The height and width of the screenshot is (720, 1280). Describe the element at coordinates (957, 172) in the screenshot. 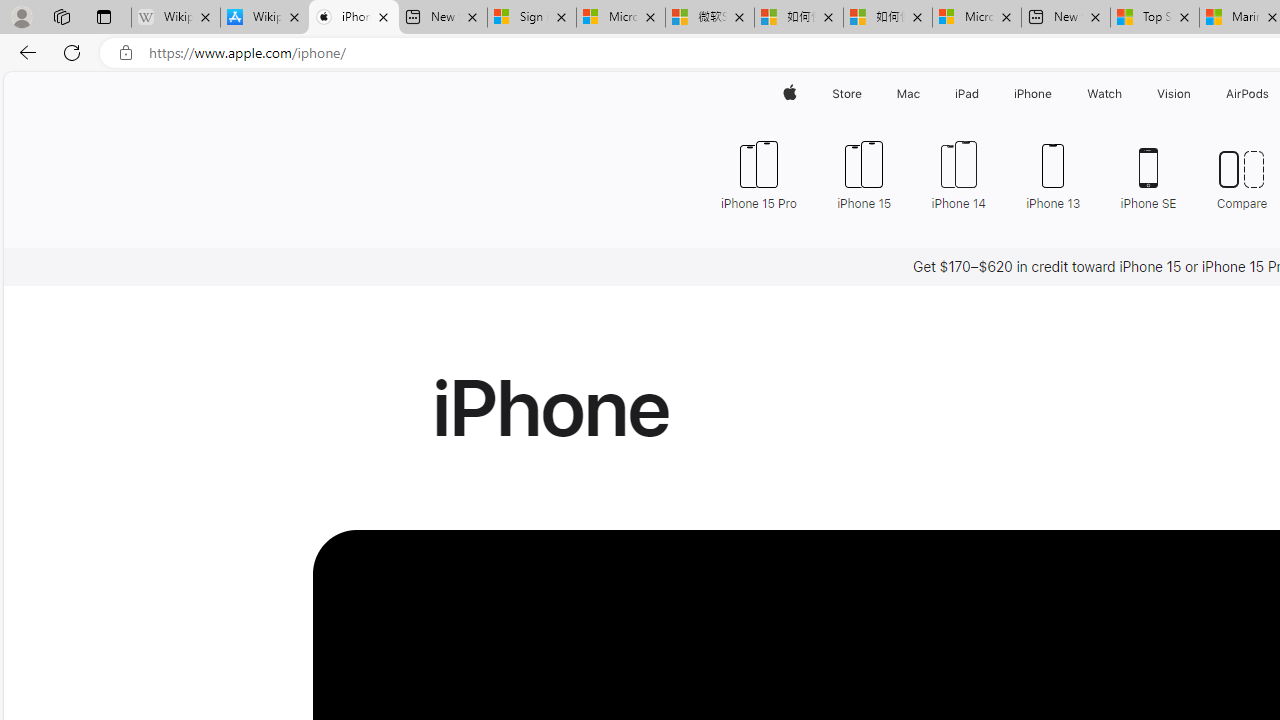

I see `'iPhone 14'` at that location.